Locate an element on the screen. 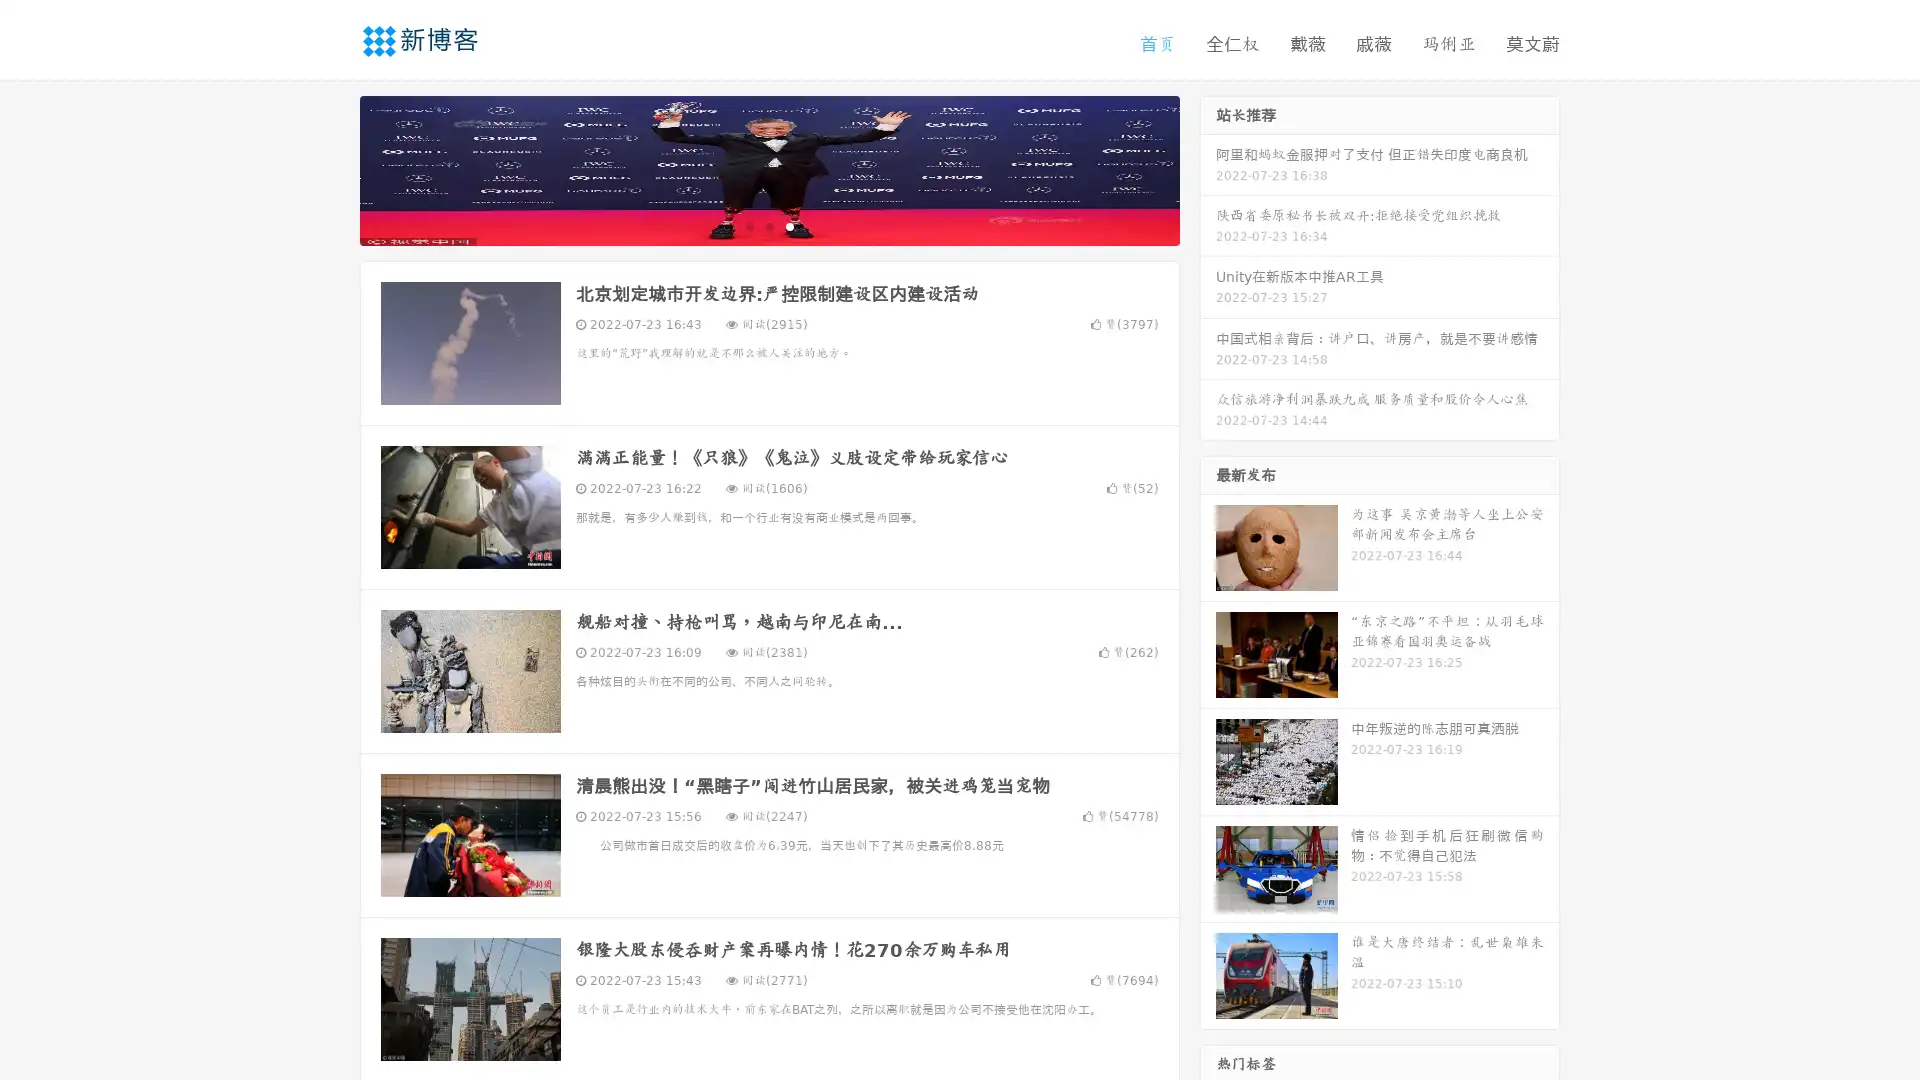 The width and height of the screenshot is (1920, 1080). Next slide is located at coordinates (1208, 168).